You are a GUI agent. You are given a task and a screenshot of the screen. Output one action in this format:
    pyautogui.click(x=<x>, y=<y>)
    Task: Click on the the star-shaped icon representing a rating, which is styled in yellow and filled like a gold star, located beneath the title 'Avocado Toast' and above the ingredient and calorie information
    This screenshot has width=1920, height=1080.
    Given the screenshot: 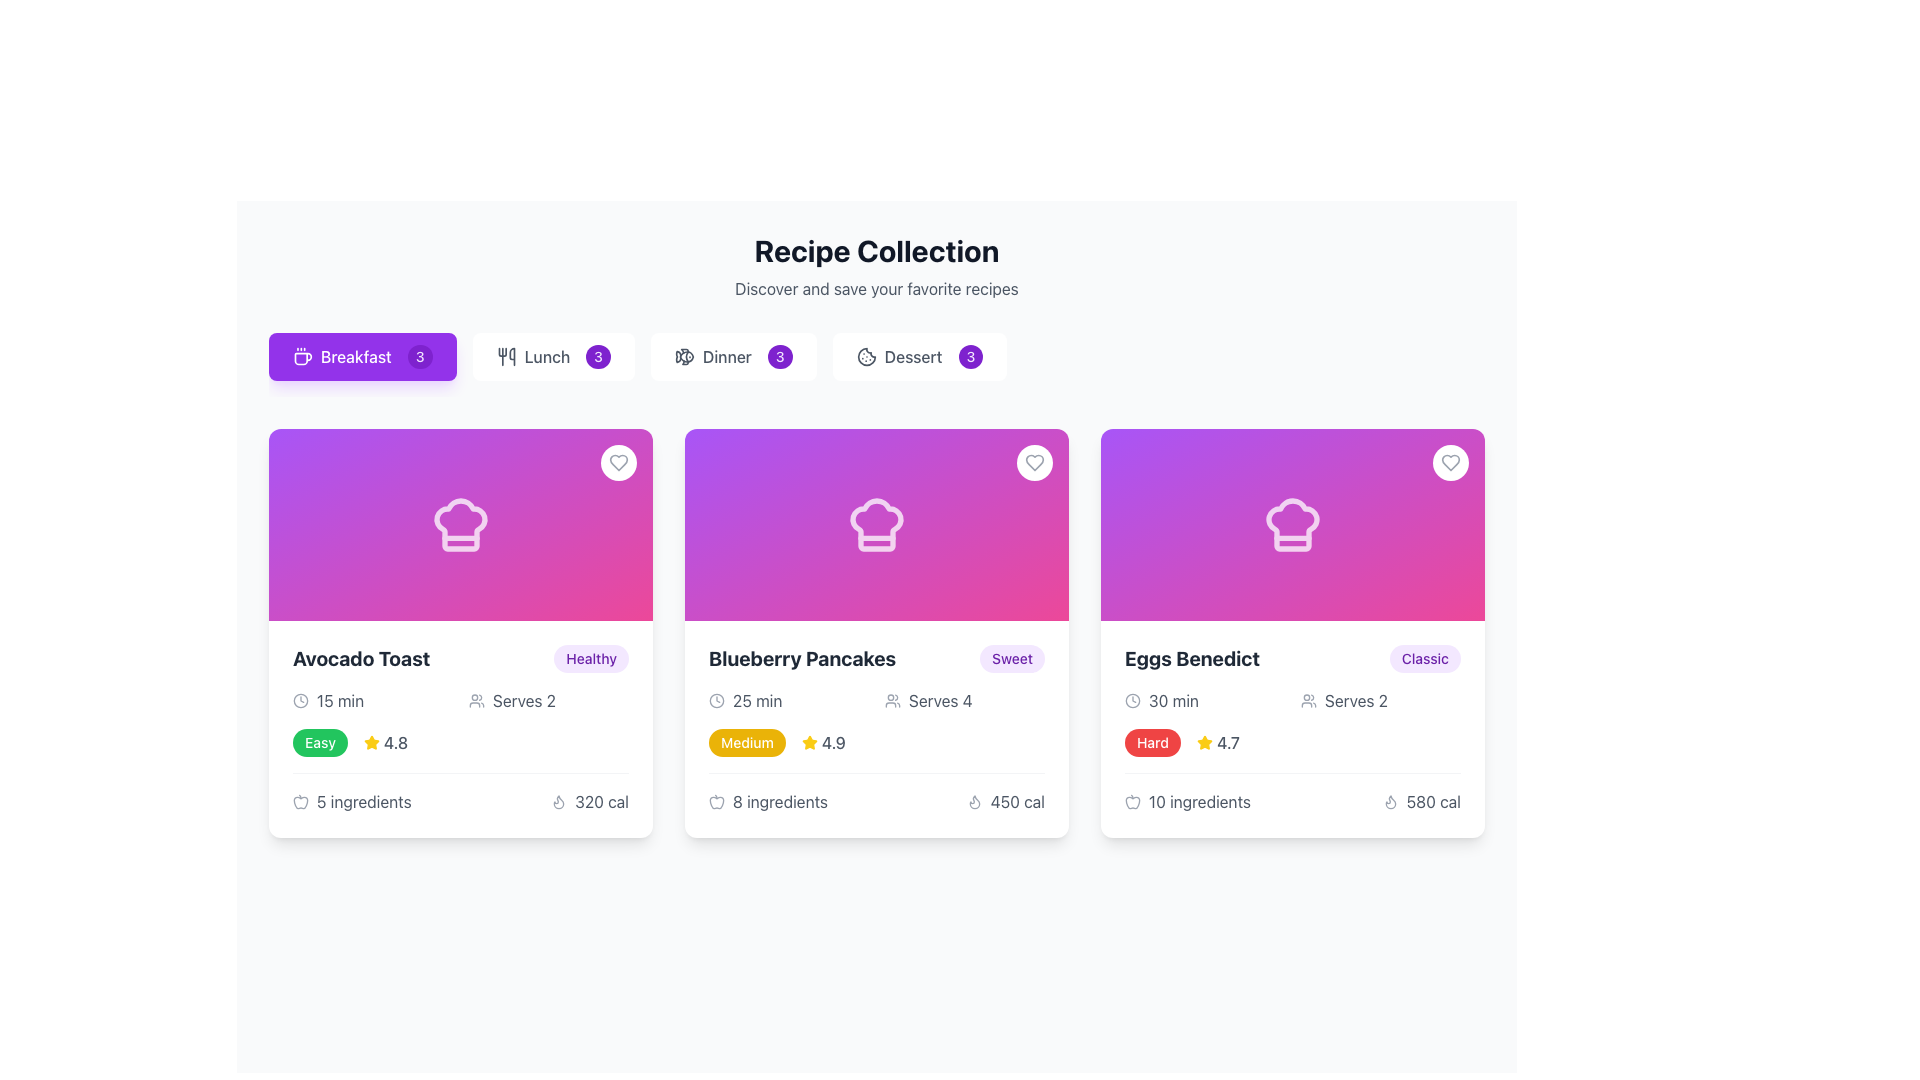 What is the action you would take?
    pyautogui.click(x=371, y=743)
    